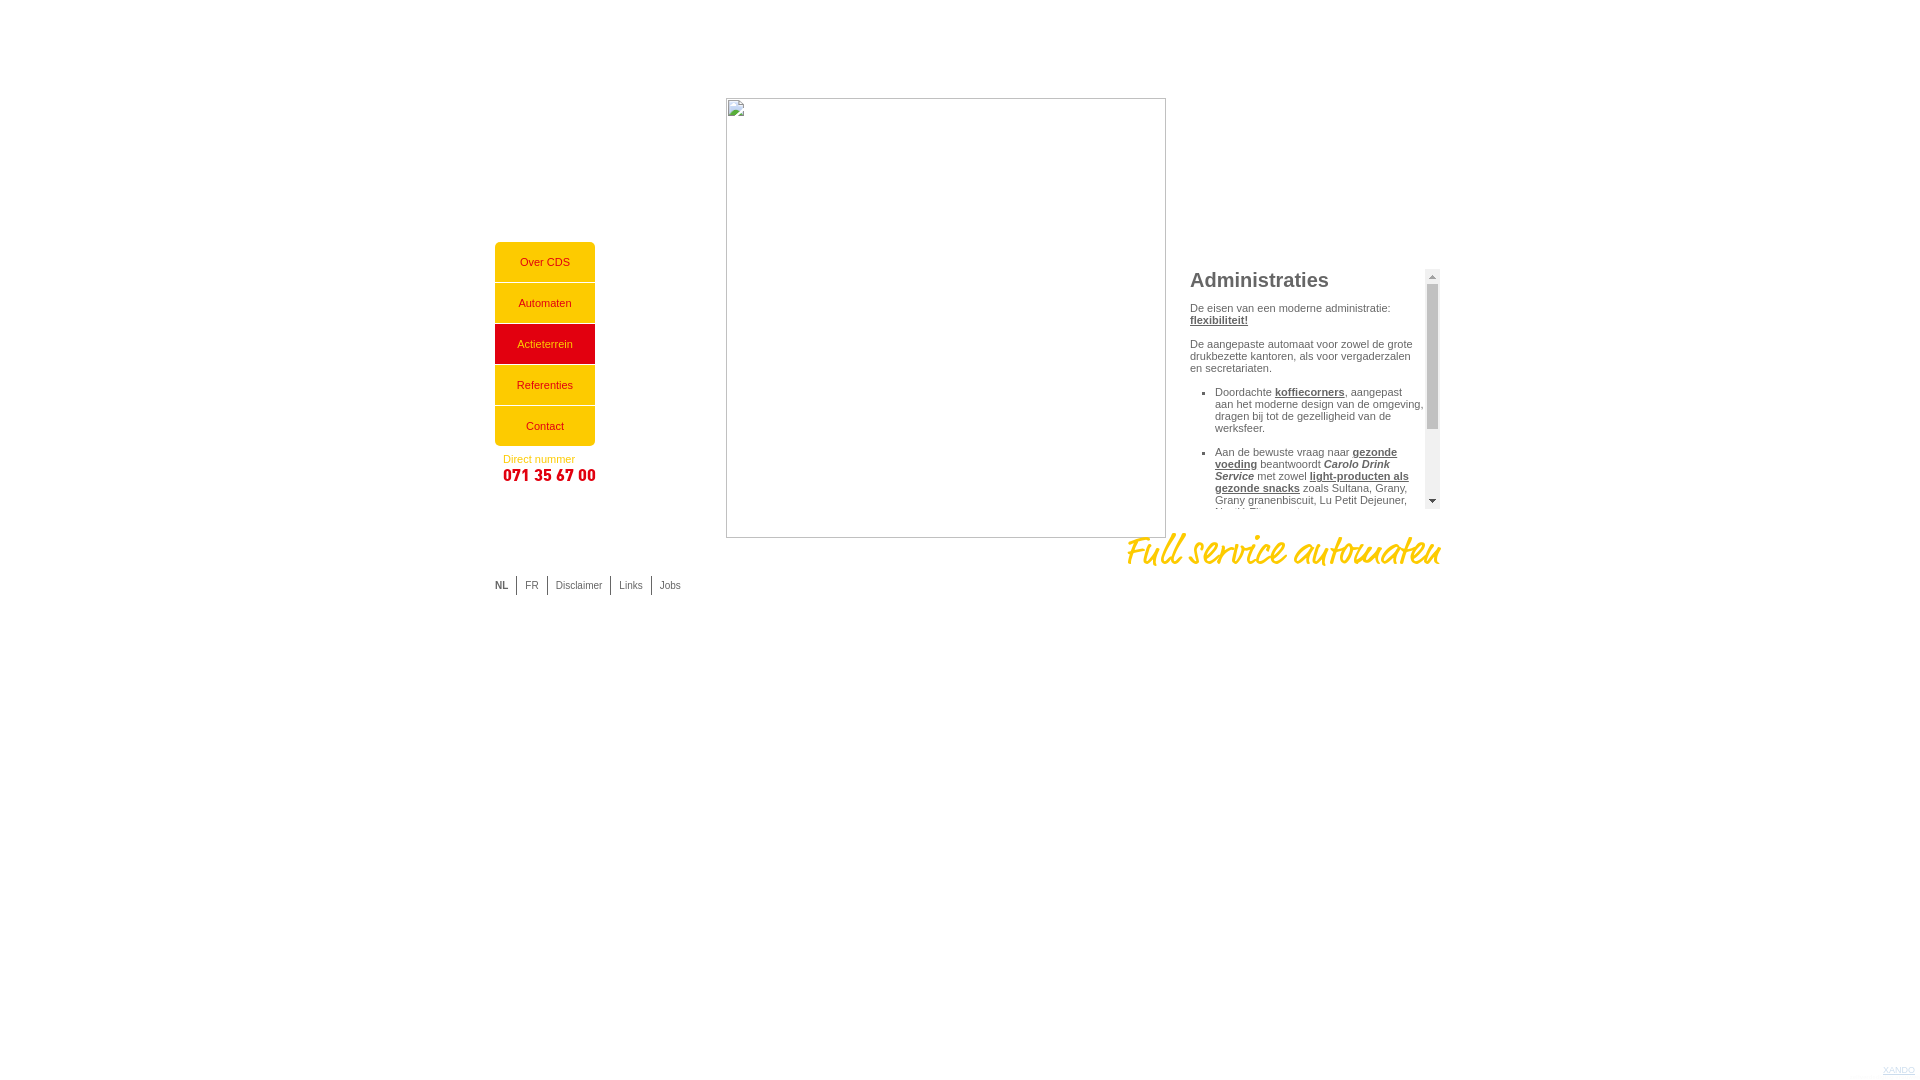  I want to click on 'XANDO', so click(1898, 1068).